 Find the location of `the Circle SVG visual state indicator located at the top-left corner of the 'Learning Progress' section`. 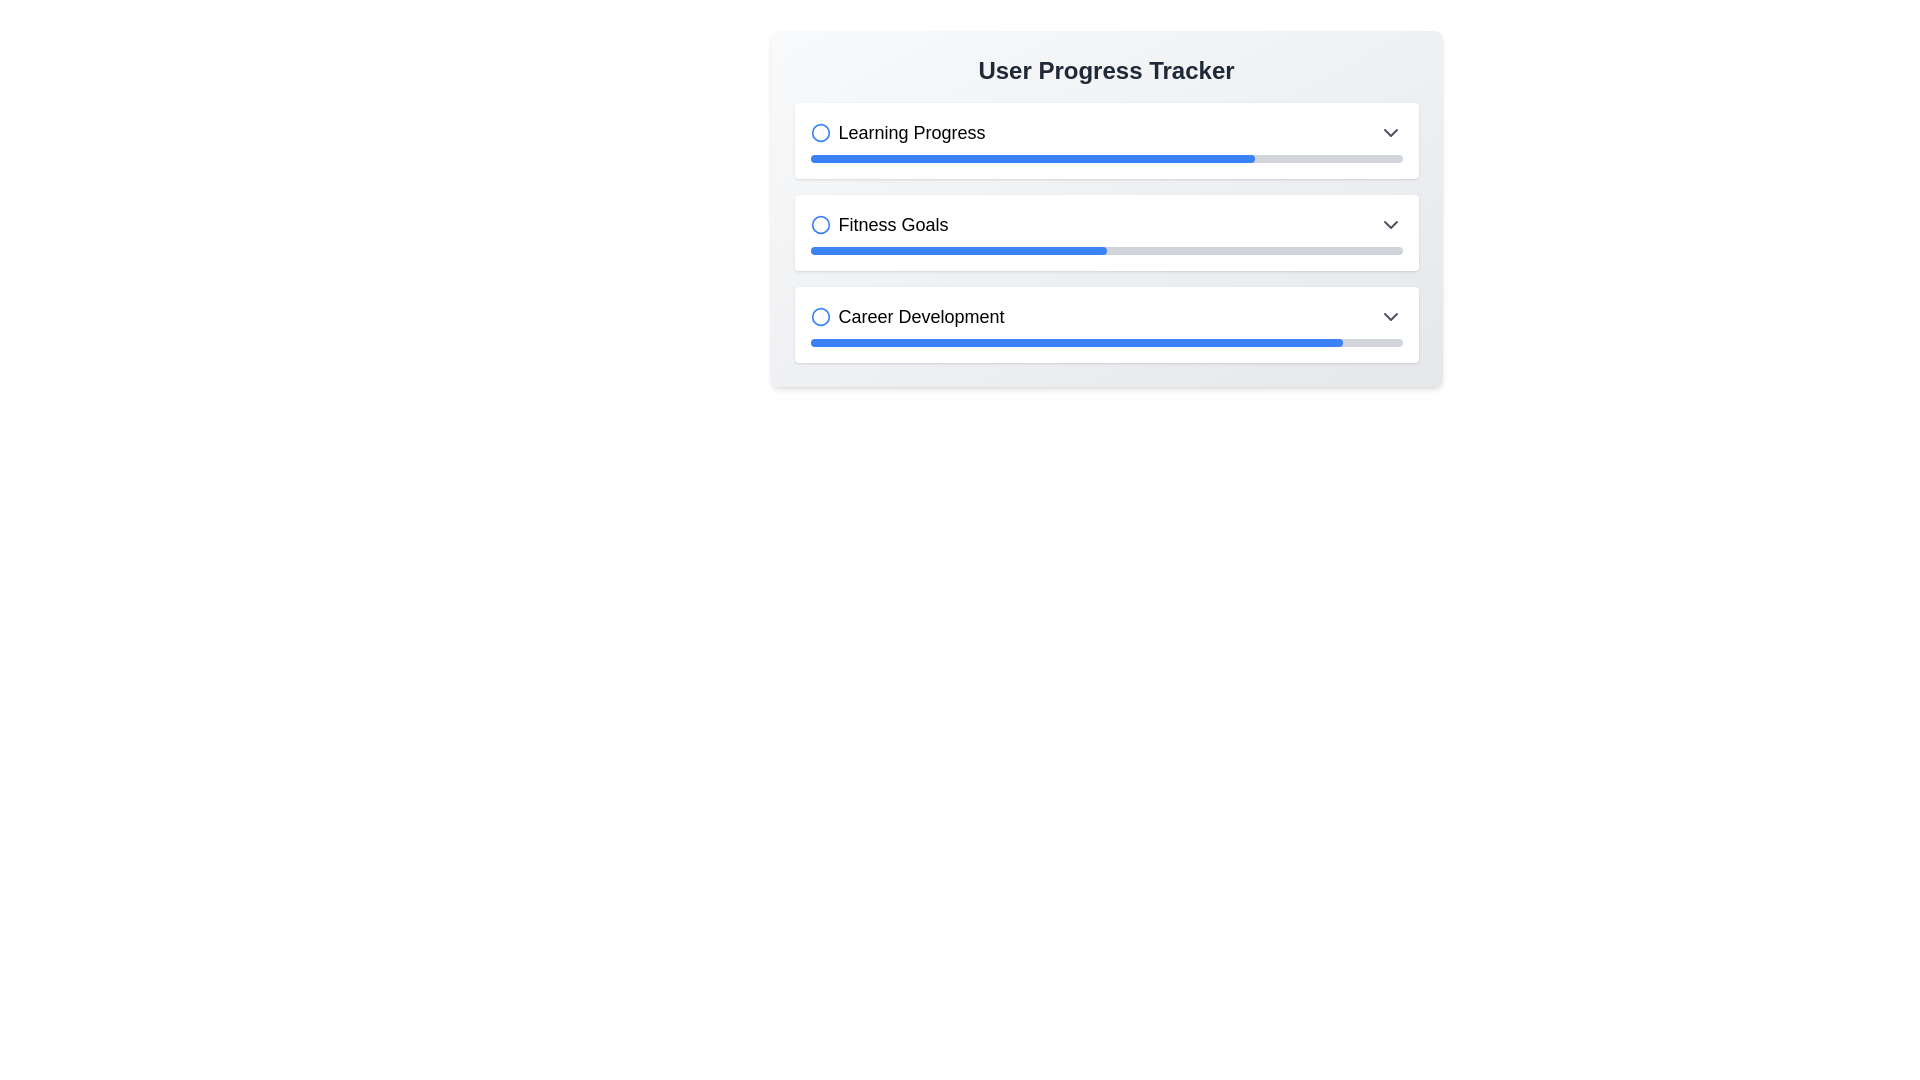

the Circle SVG visual state indicator located at the top-left corner of the 'Learning Progress' section is located at coordinates (820, 132).